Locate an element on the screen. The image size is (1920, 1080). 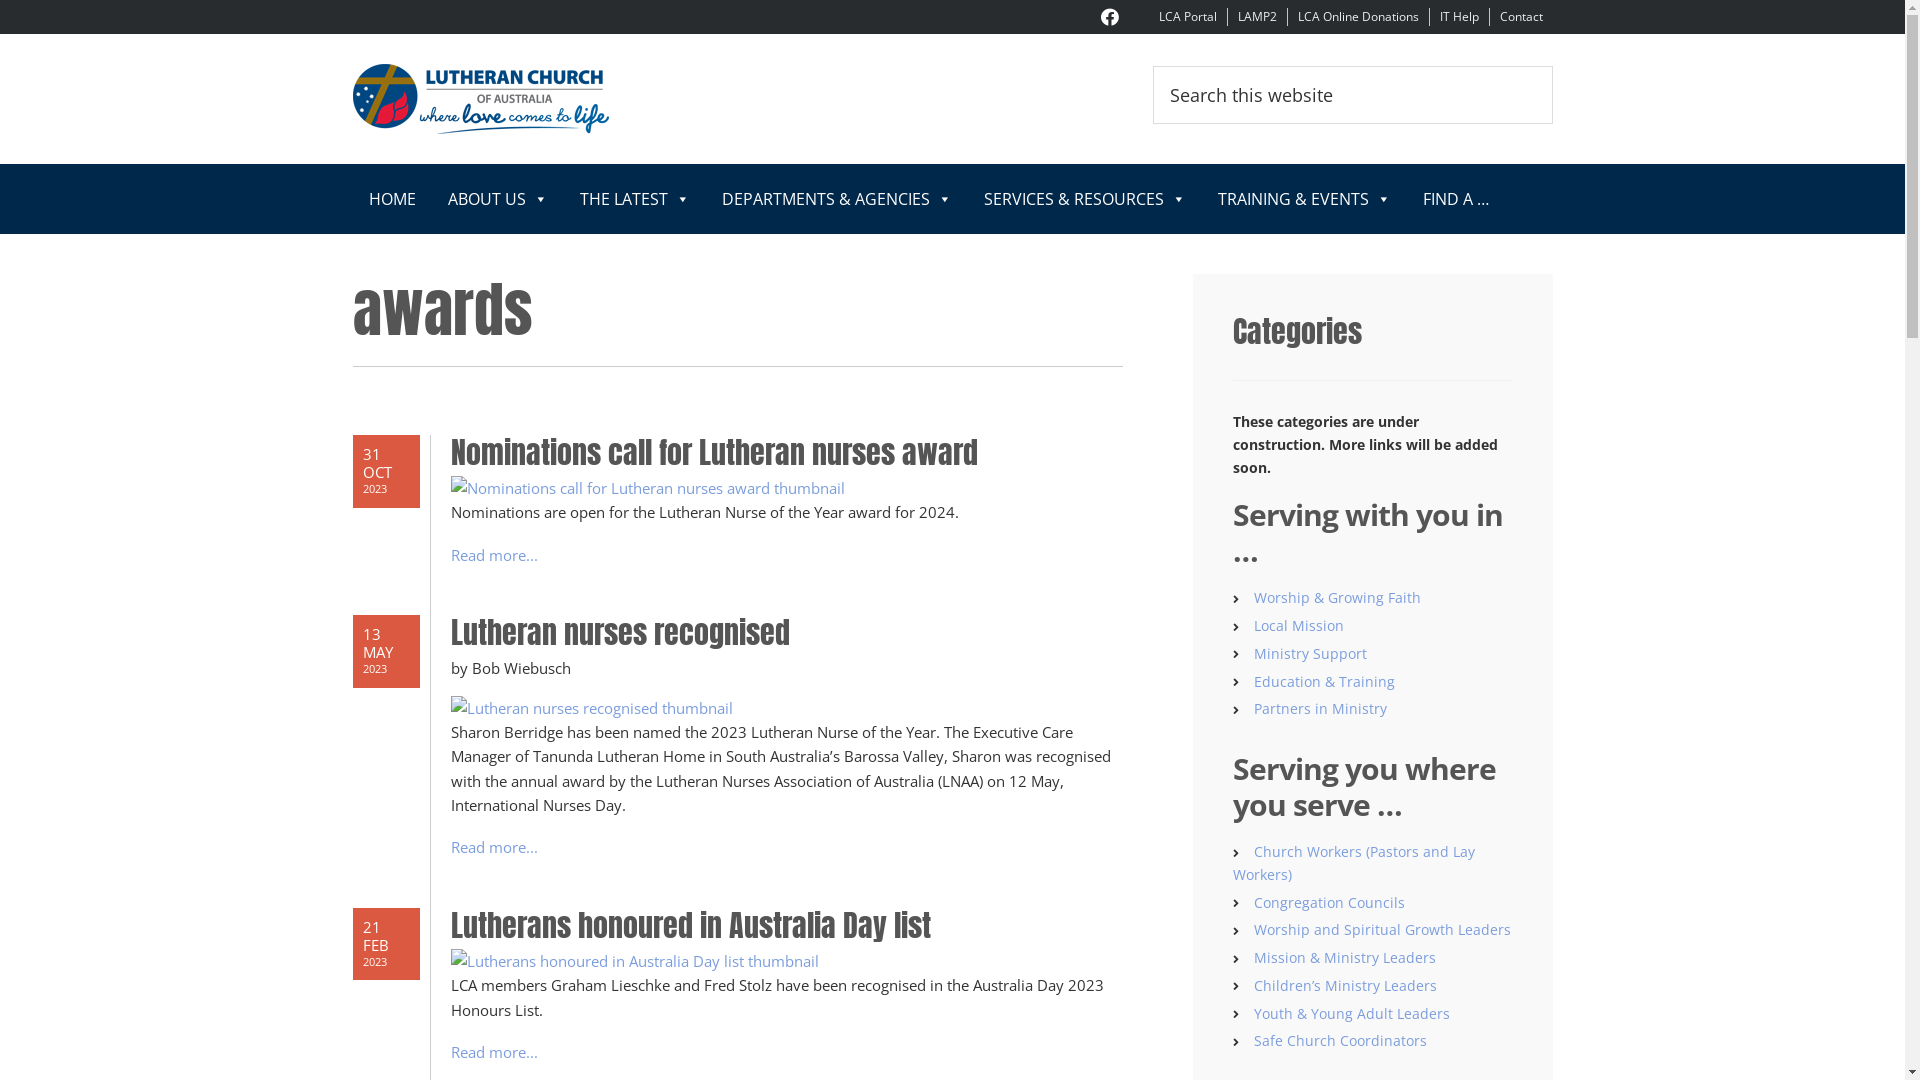
'Contact' is located at coordinates (1520, 16).